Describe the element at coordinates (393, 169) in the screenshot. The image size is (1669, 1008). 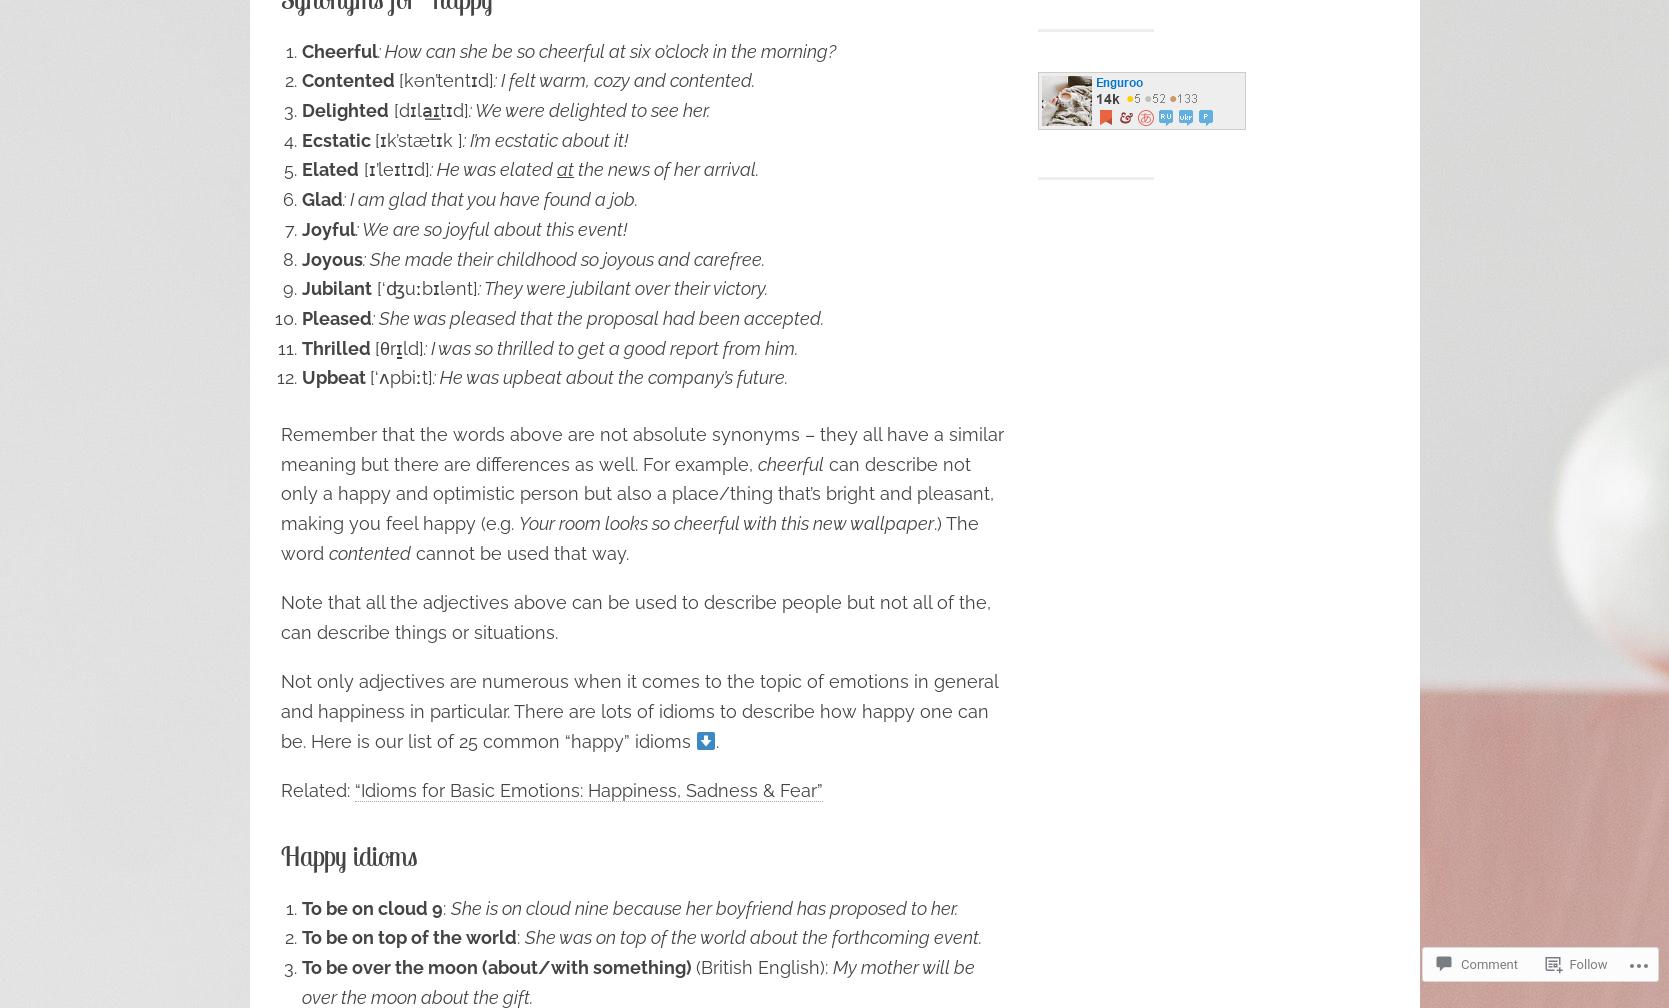
I see `'[ɪ’leɪtɪd]'` at that location.